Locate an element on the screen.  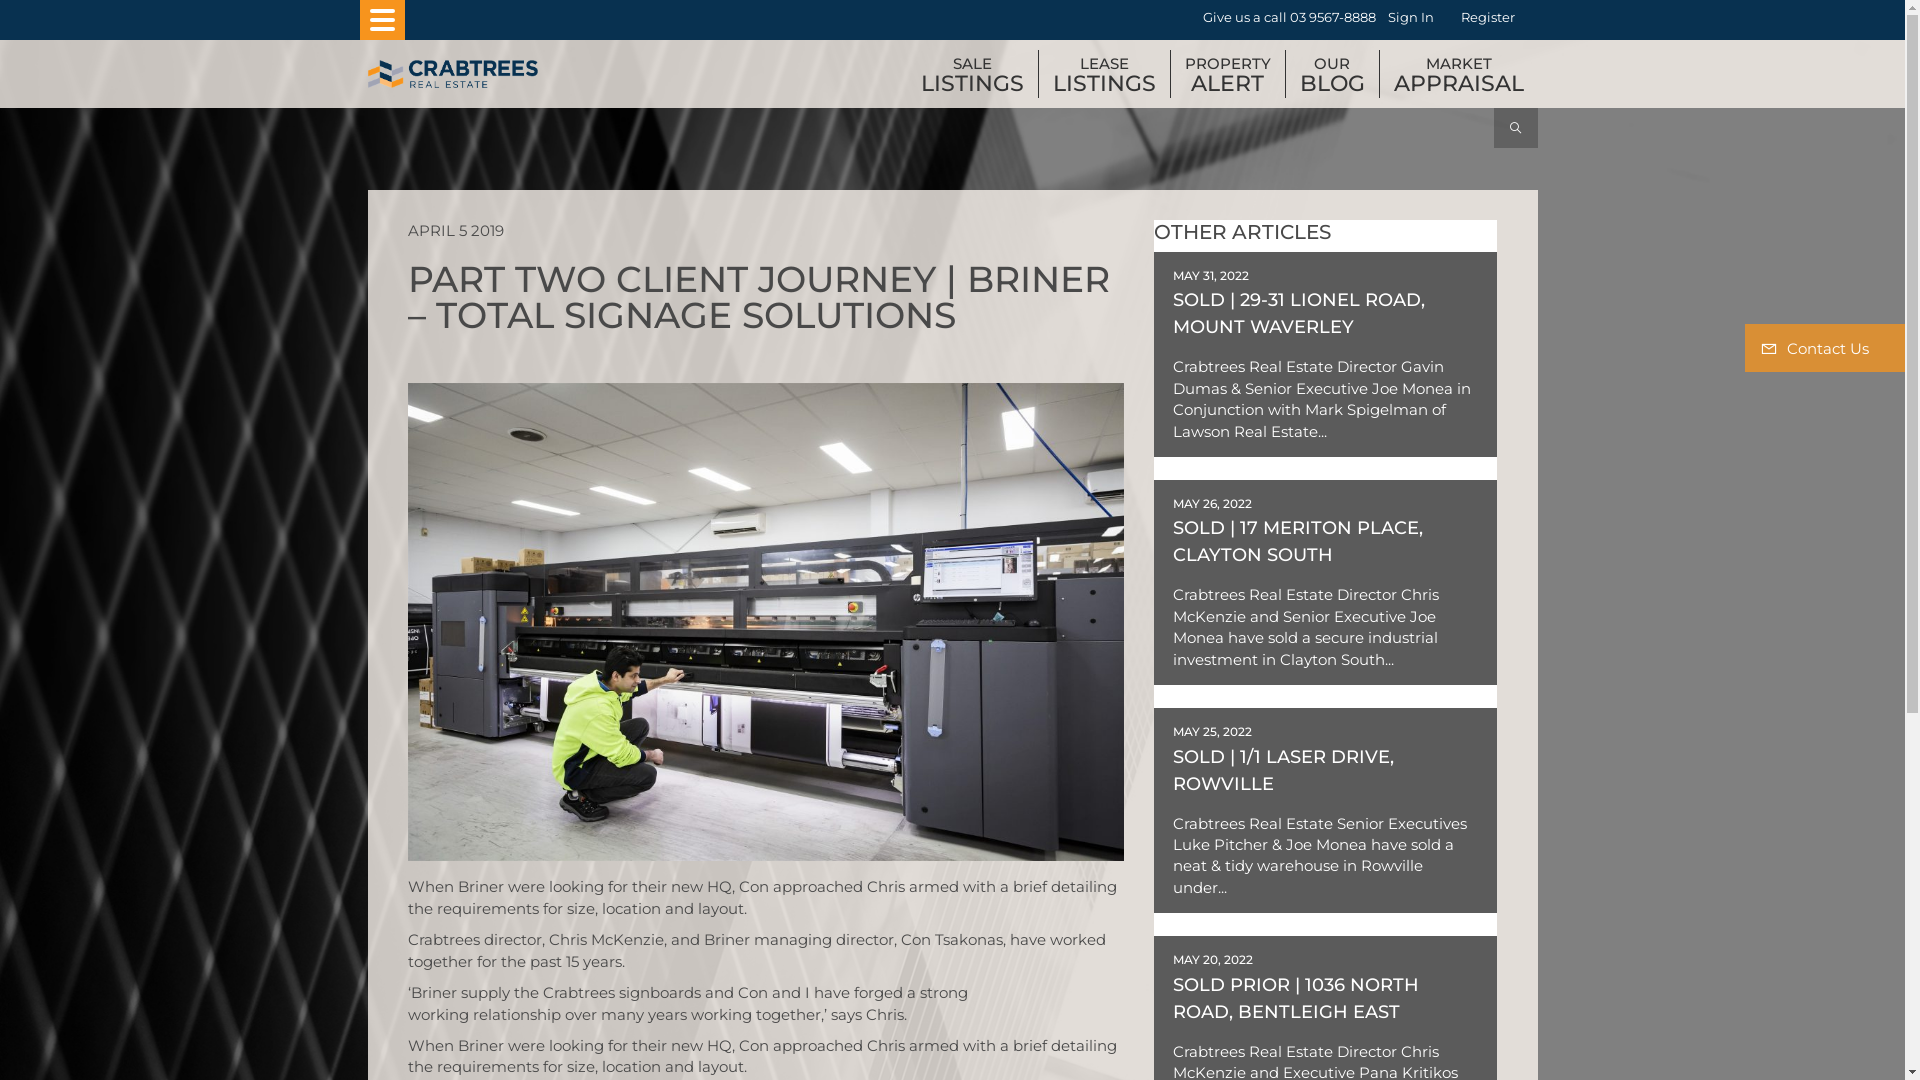
'Give us a call 03 9567-8888' is located at coordinates (1288, 17).